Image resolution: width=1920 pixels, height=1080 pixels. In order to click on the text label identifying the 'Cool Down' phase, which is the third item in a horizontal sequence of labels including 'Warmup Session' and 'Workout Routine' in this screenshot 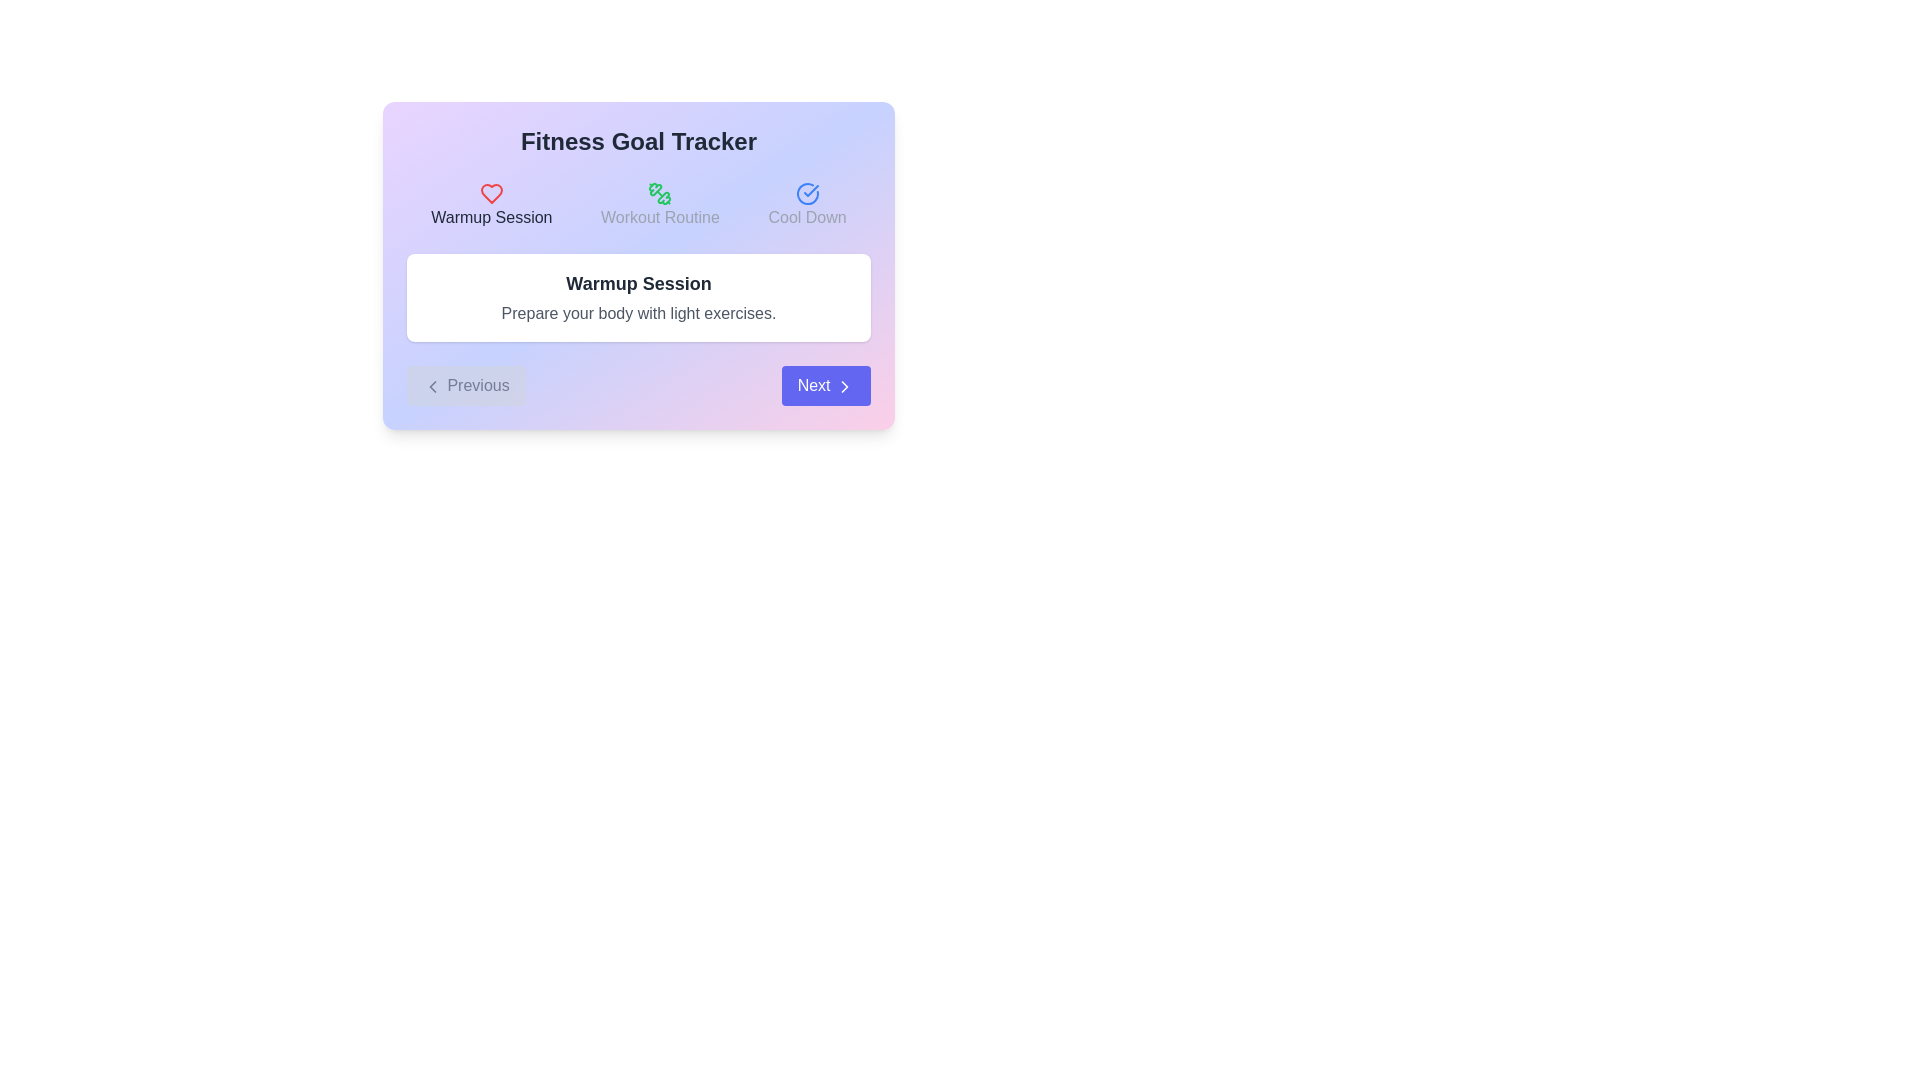, I will do `click(807, 218)`.